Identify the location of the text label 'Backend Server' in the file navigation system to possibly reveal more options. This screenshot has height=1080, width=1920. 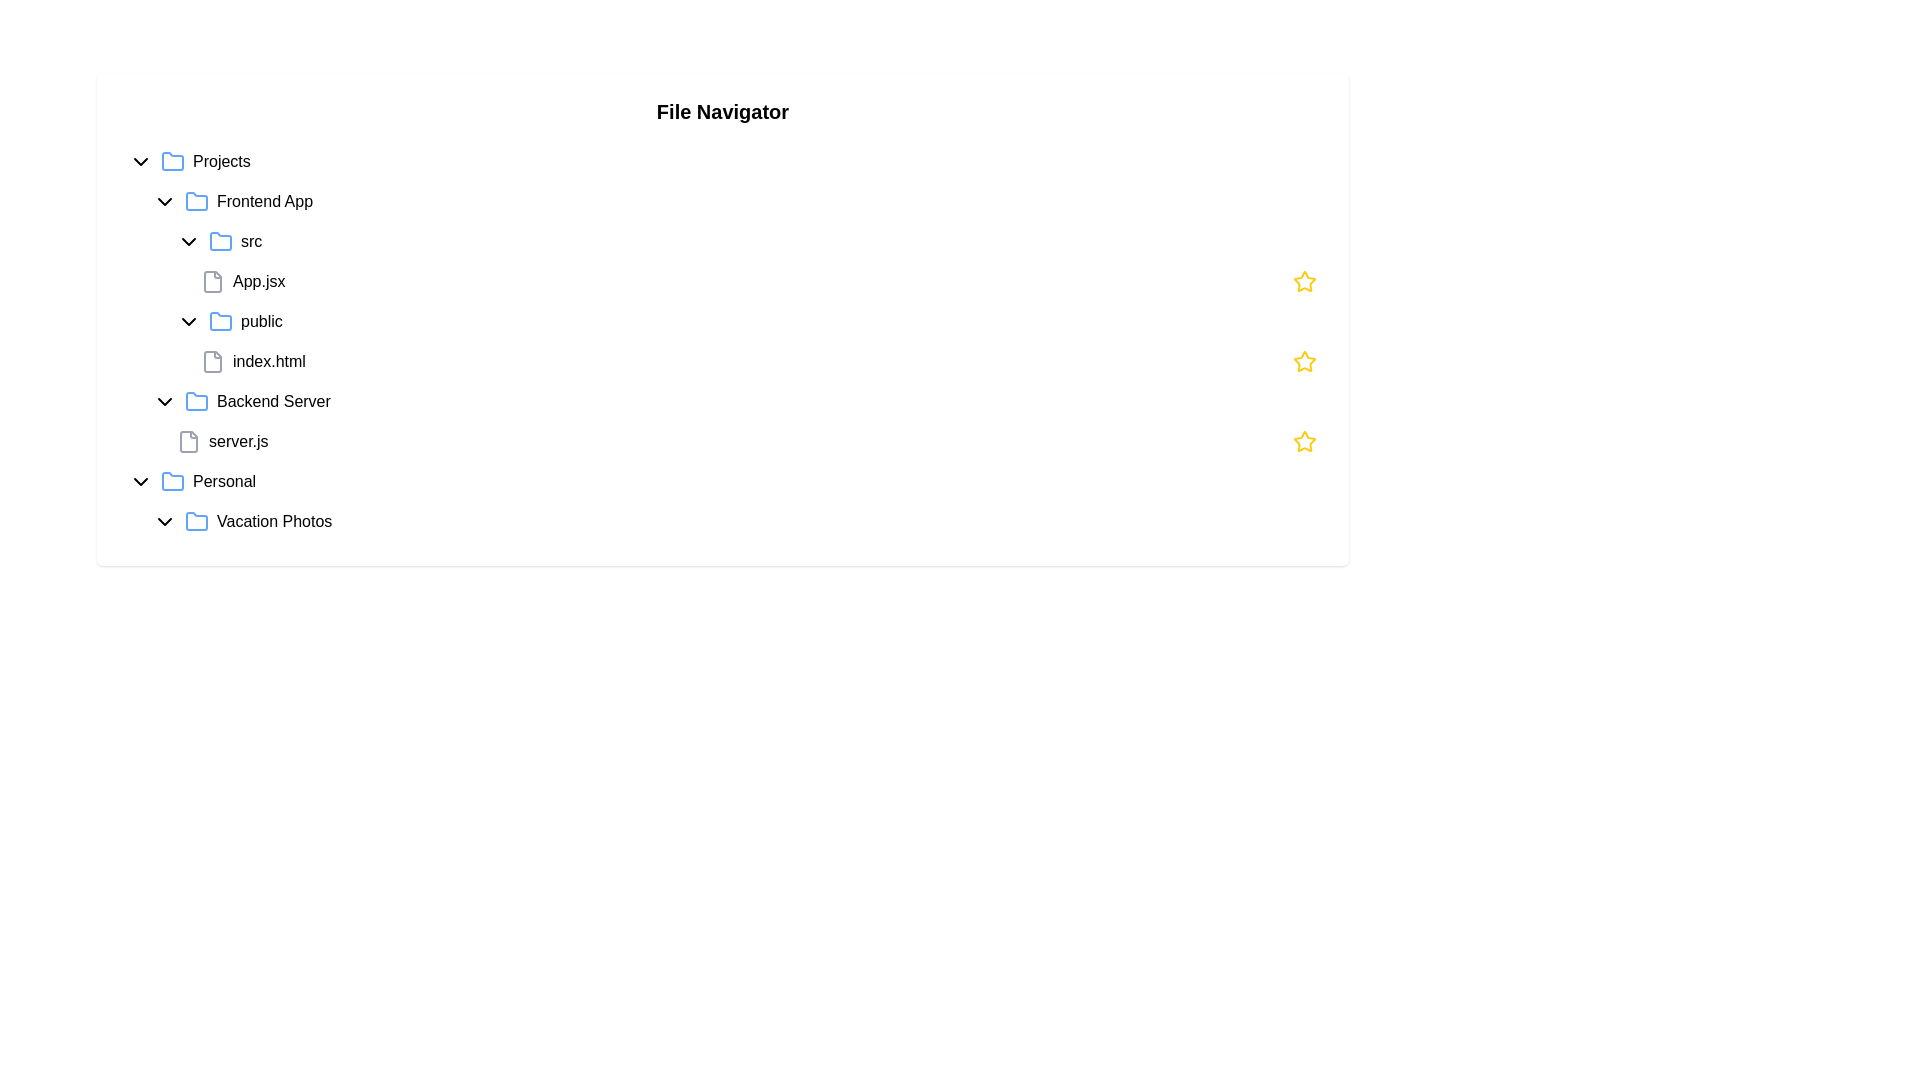
(272, 401).